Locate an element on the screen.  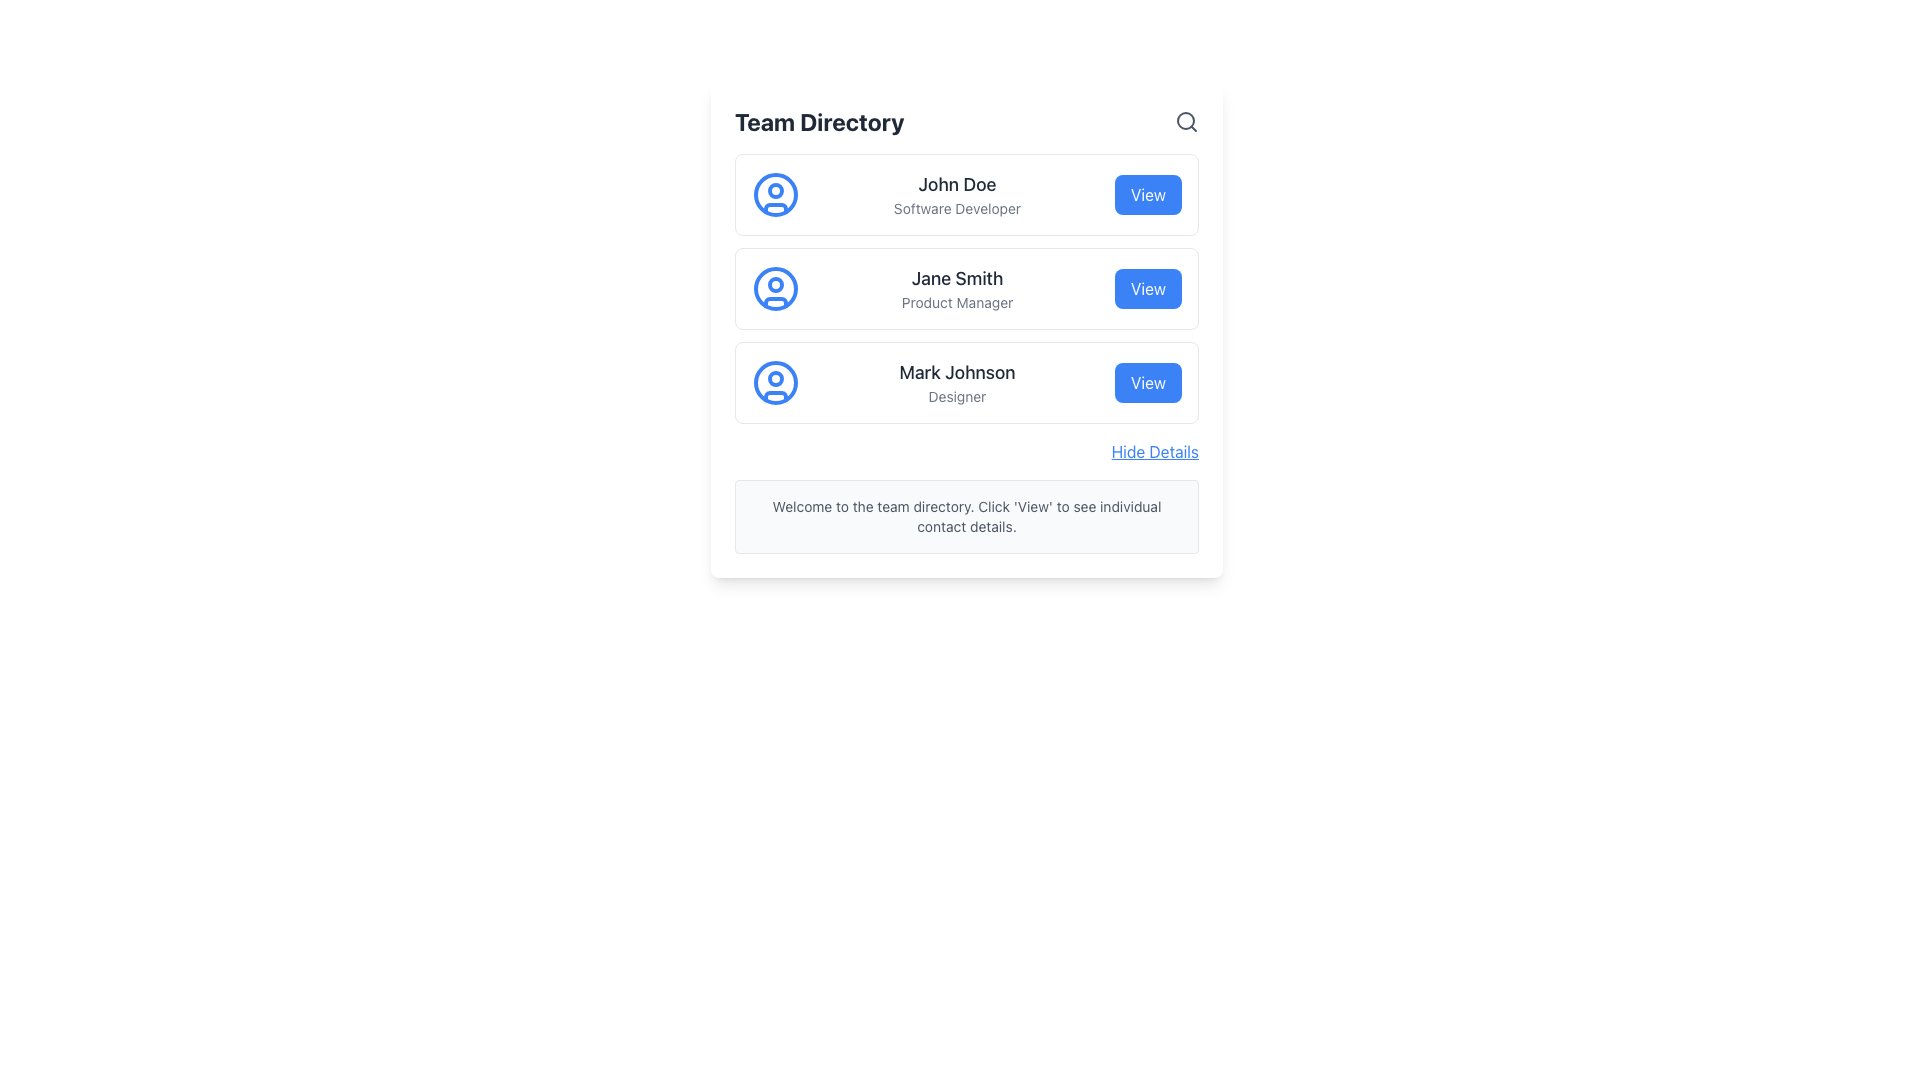
the outermost circular outline of the profile icon for 'Mark Johnson', which is a blue circular outline located in the third row of items, aligned with the text 'Mark Johnson' and the 'View' button is located at coordinates (775, 382).